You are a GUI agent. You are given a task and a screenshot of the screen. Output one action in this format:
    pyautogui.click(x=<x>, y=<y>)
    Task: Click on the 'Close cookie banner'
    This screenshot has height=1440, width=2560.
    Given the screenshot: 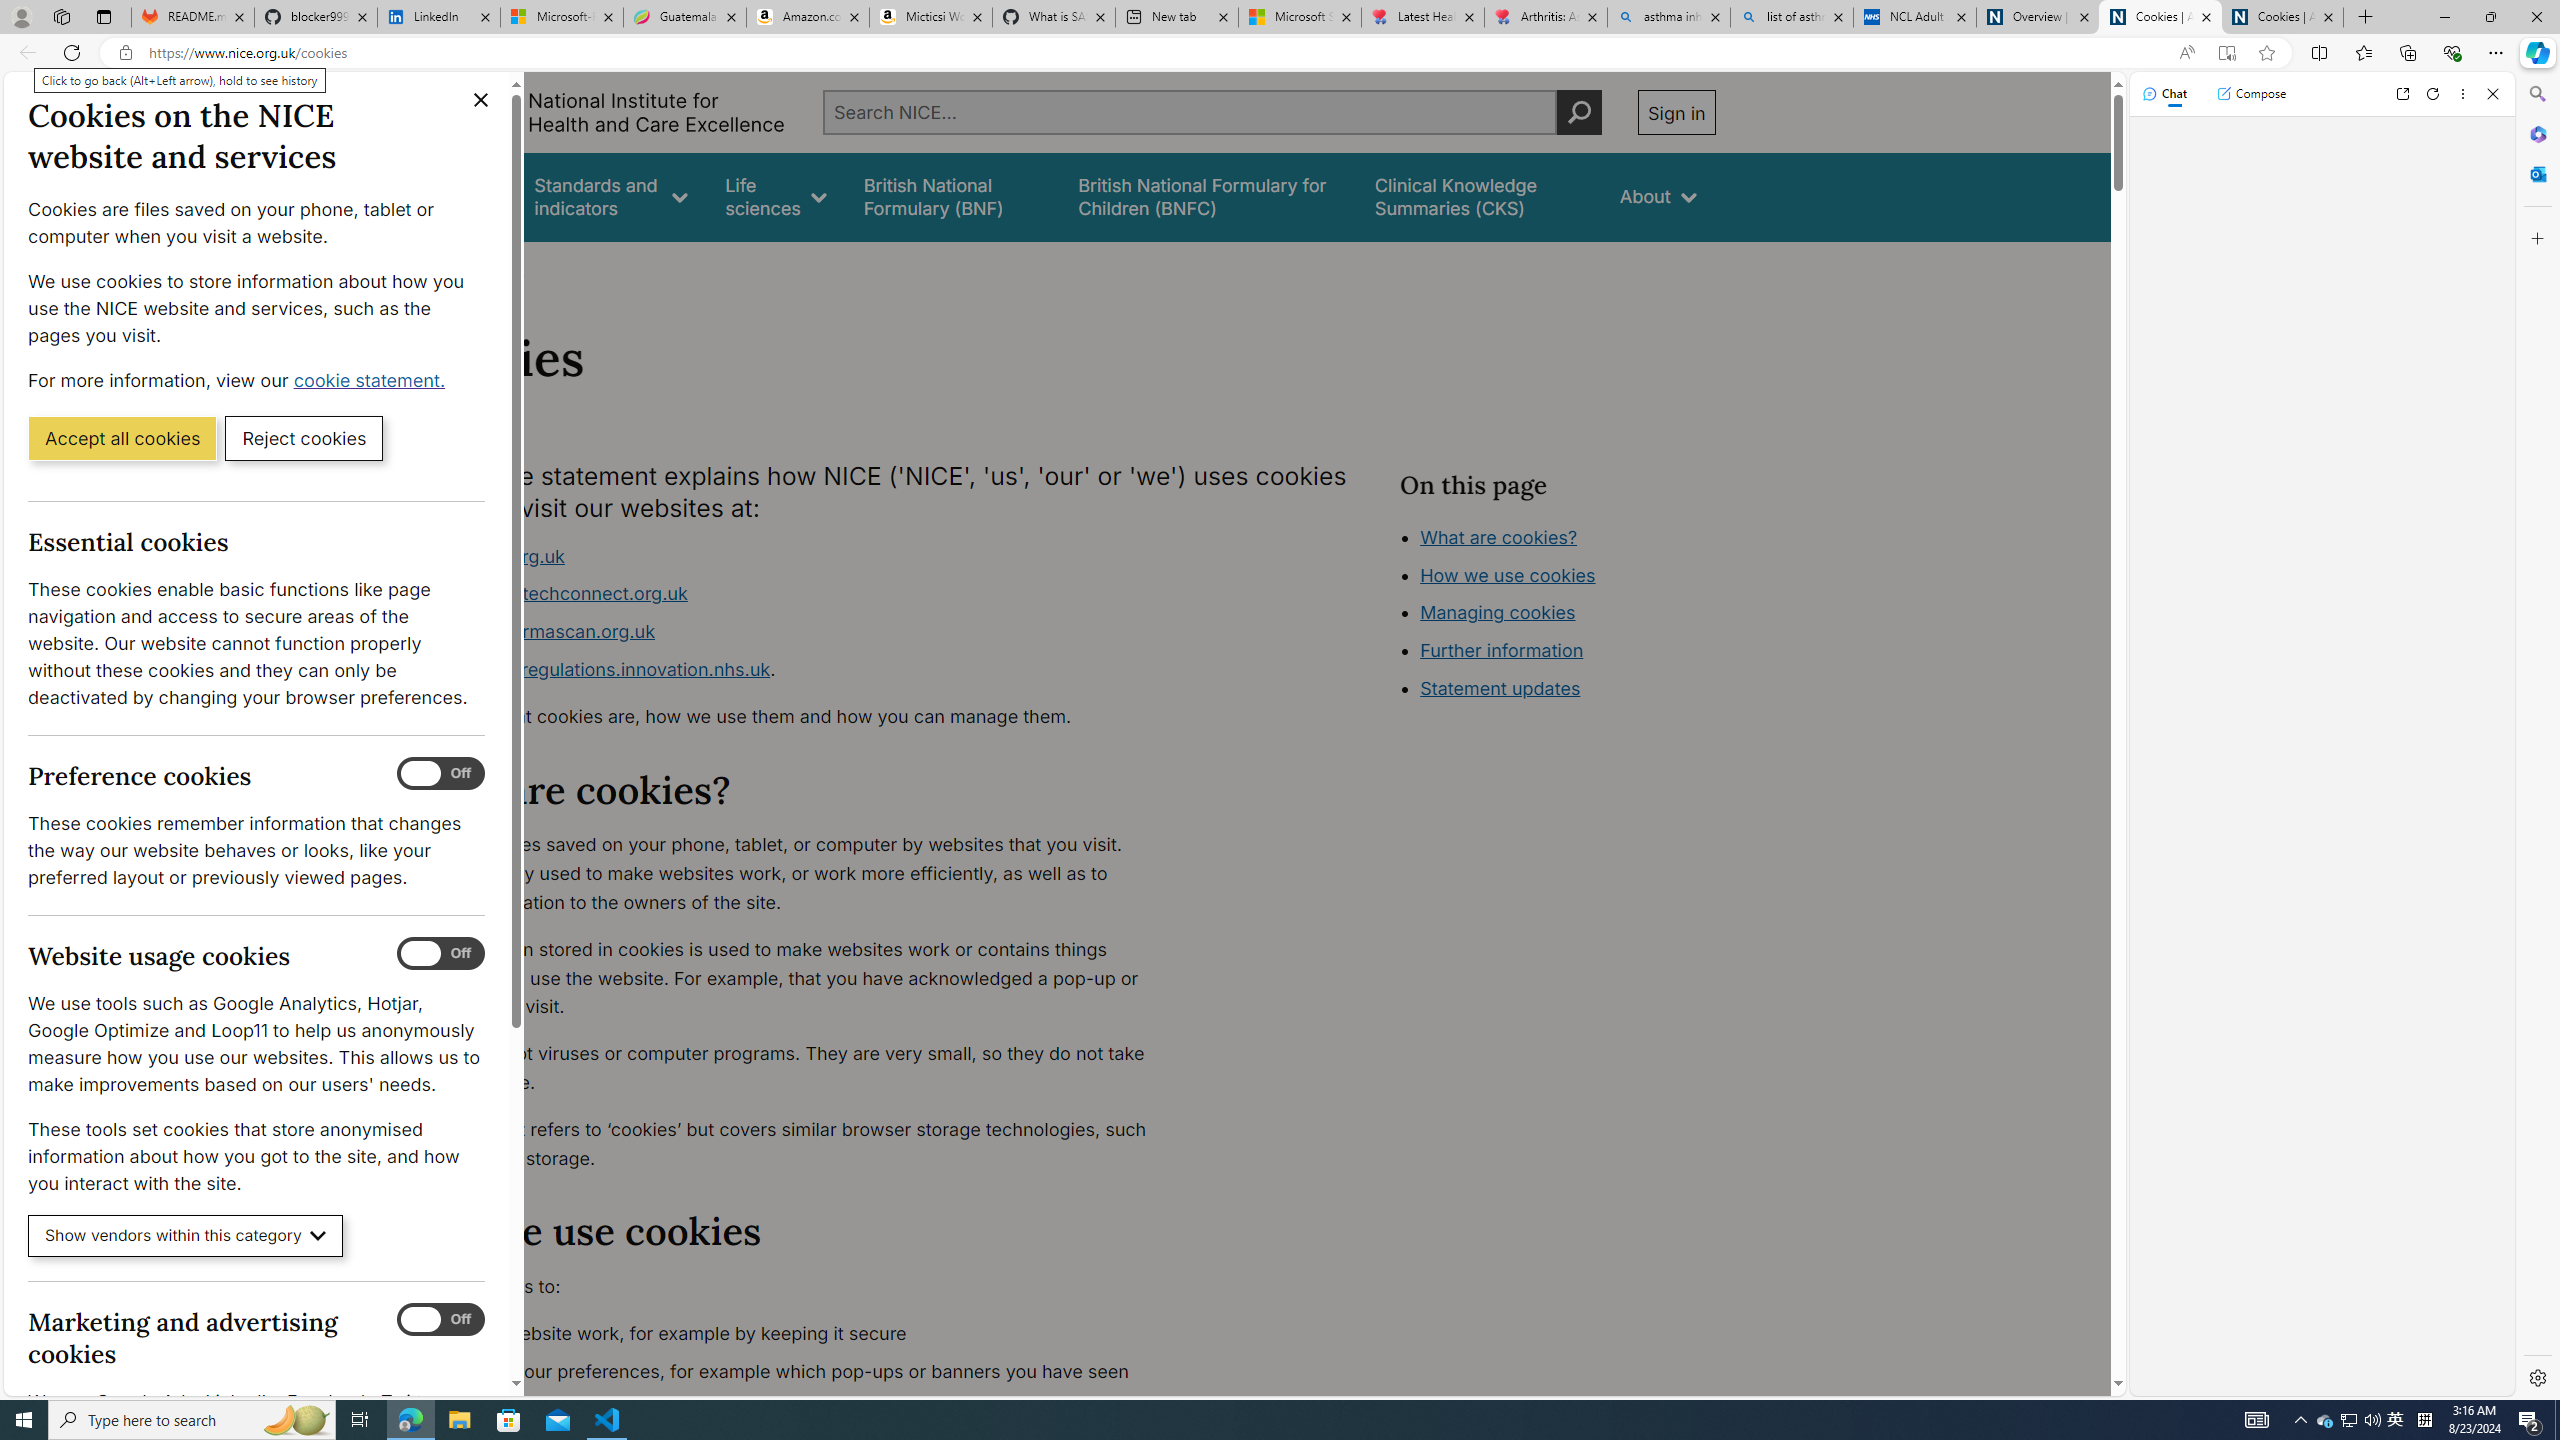 What is the action you would take?
    pyautogui.click(x=481, y=99)
    